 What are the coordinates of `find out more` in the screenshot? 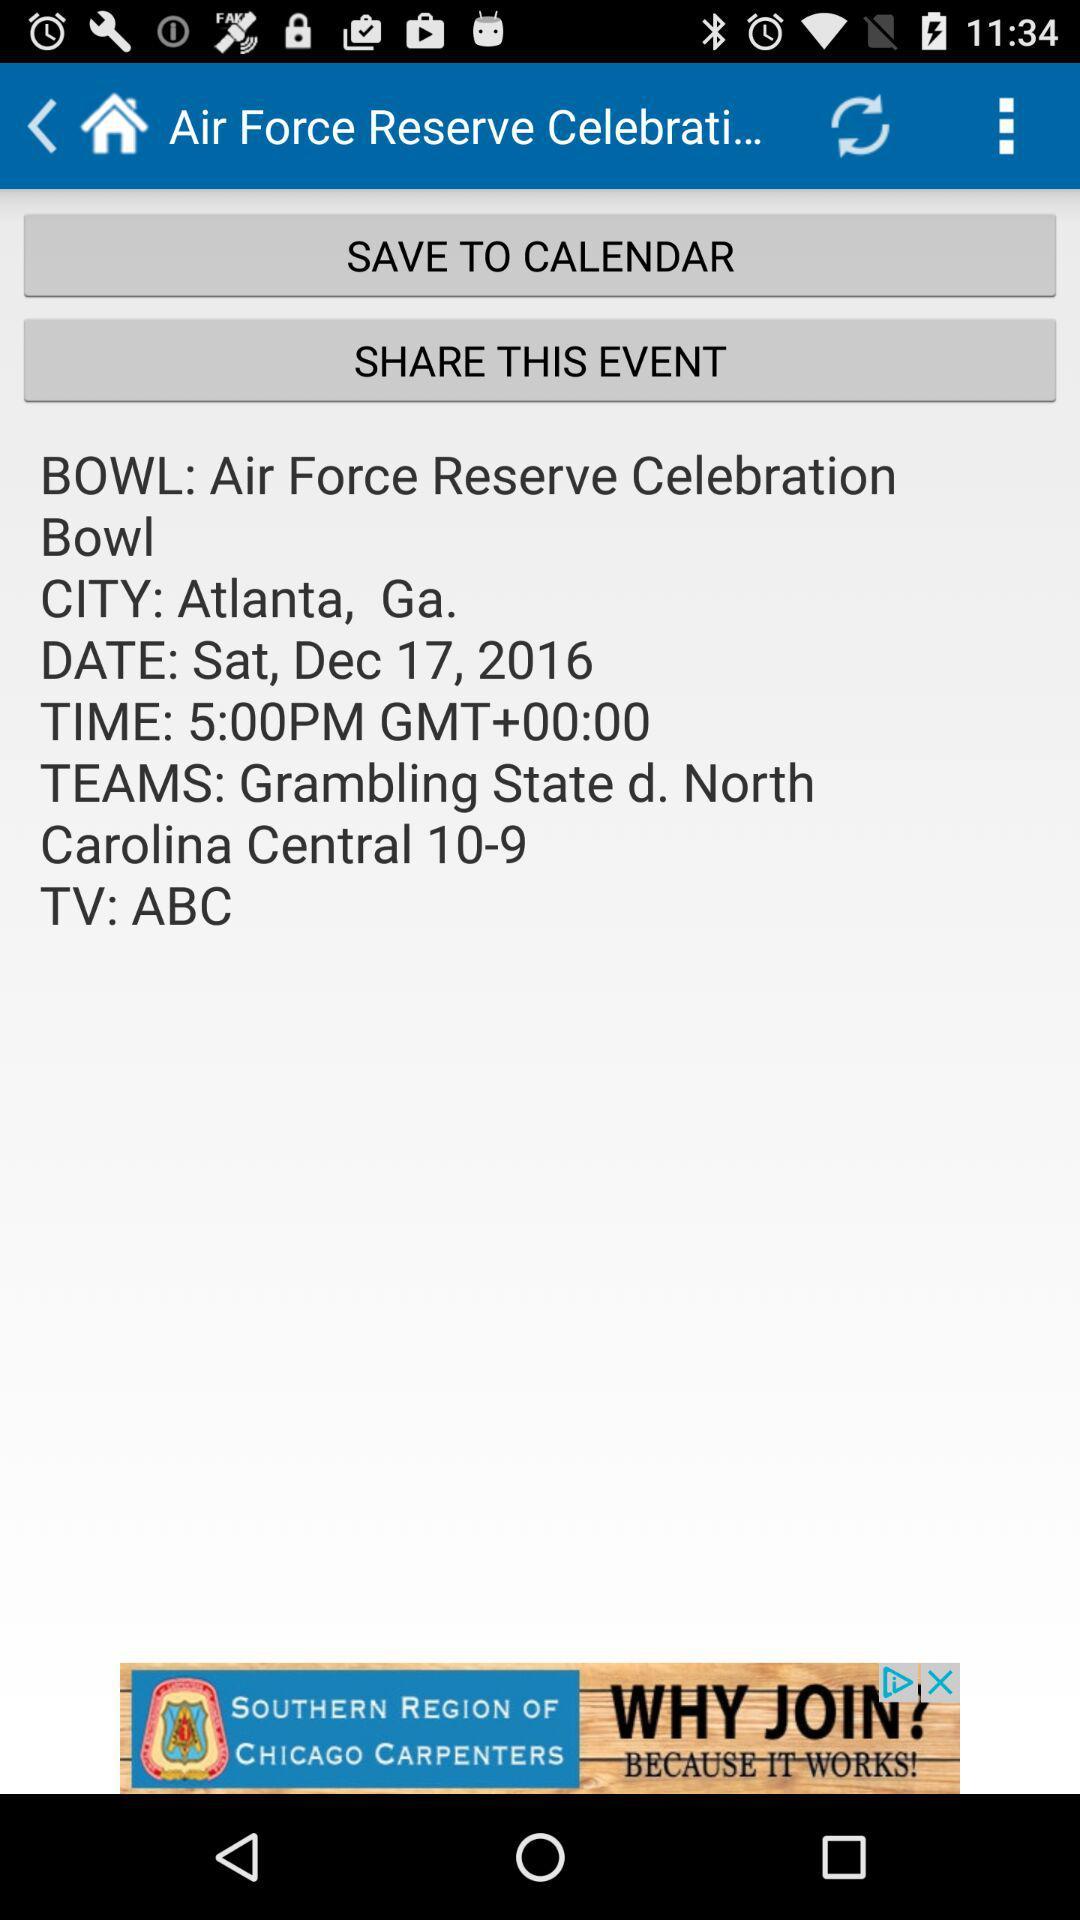 It's located at (540, 1727).